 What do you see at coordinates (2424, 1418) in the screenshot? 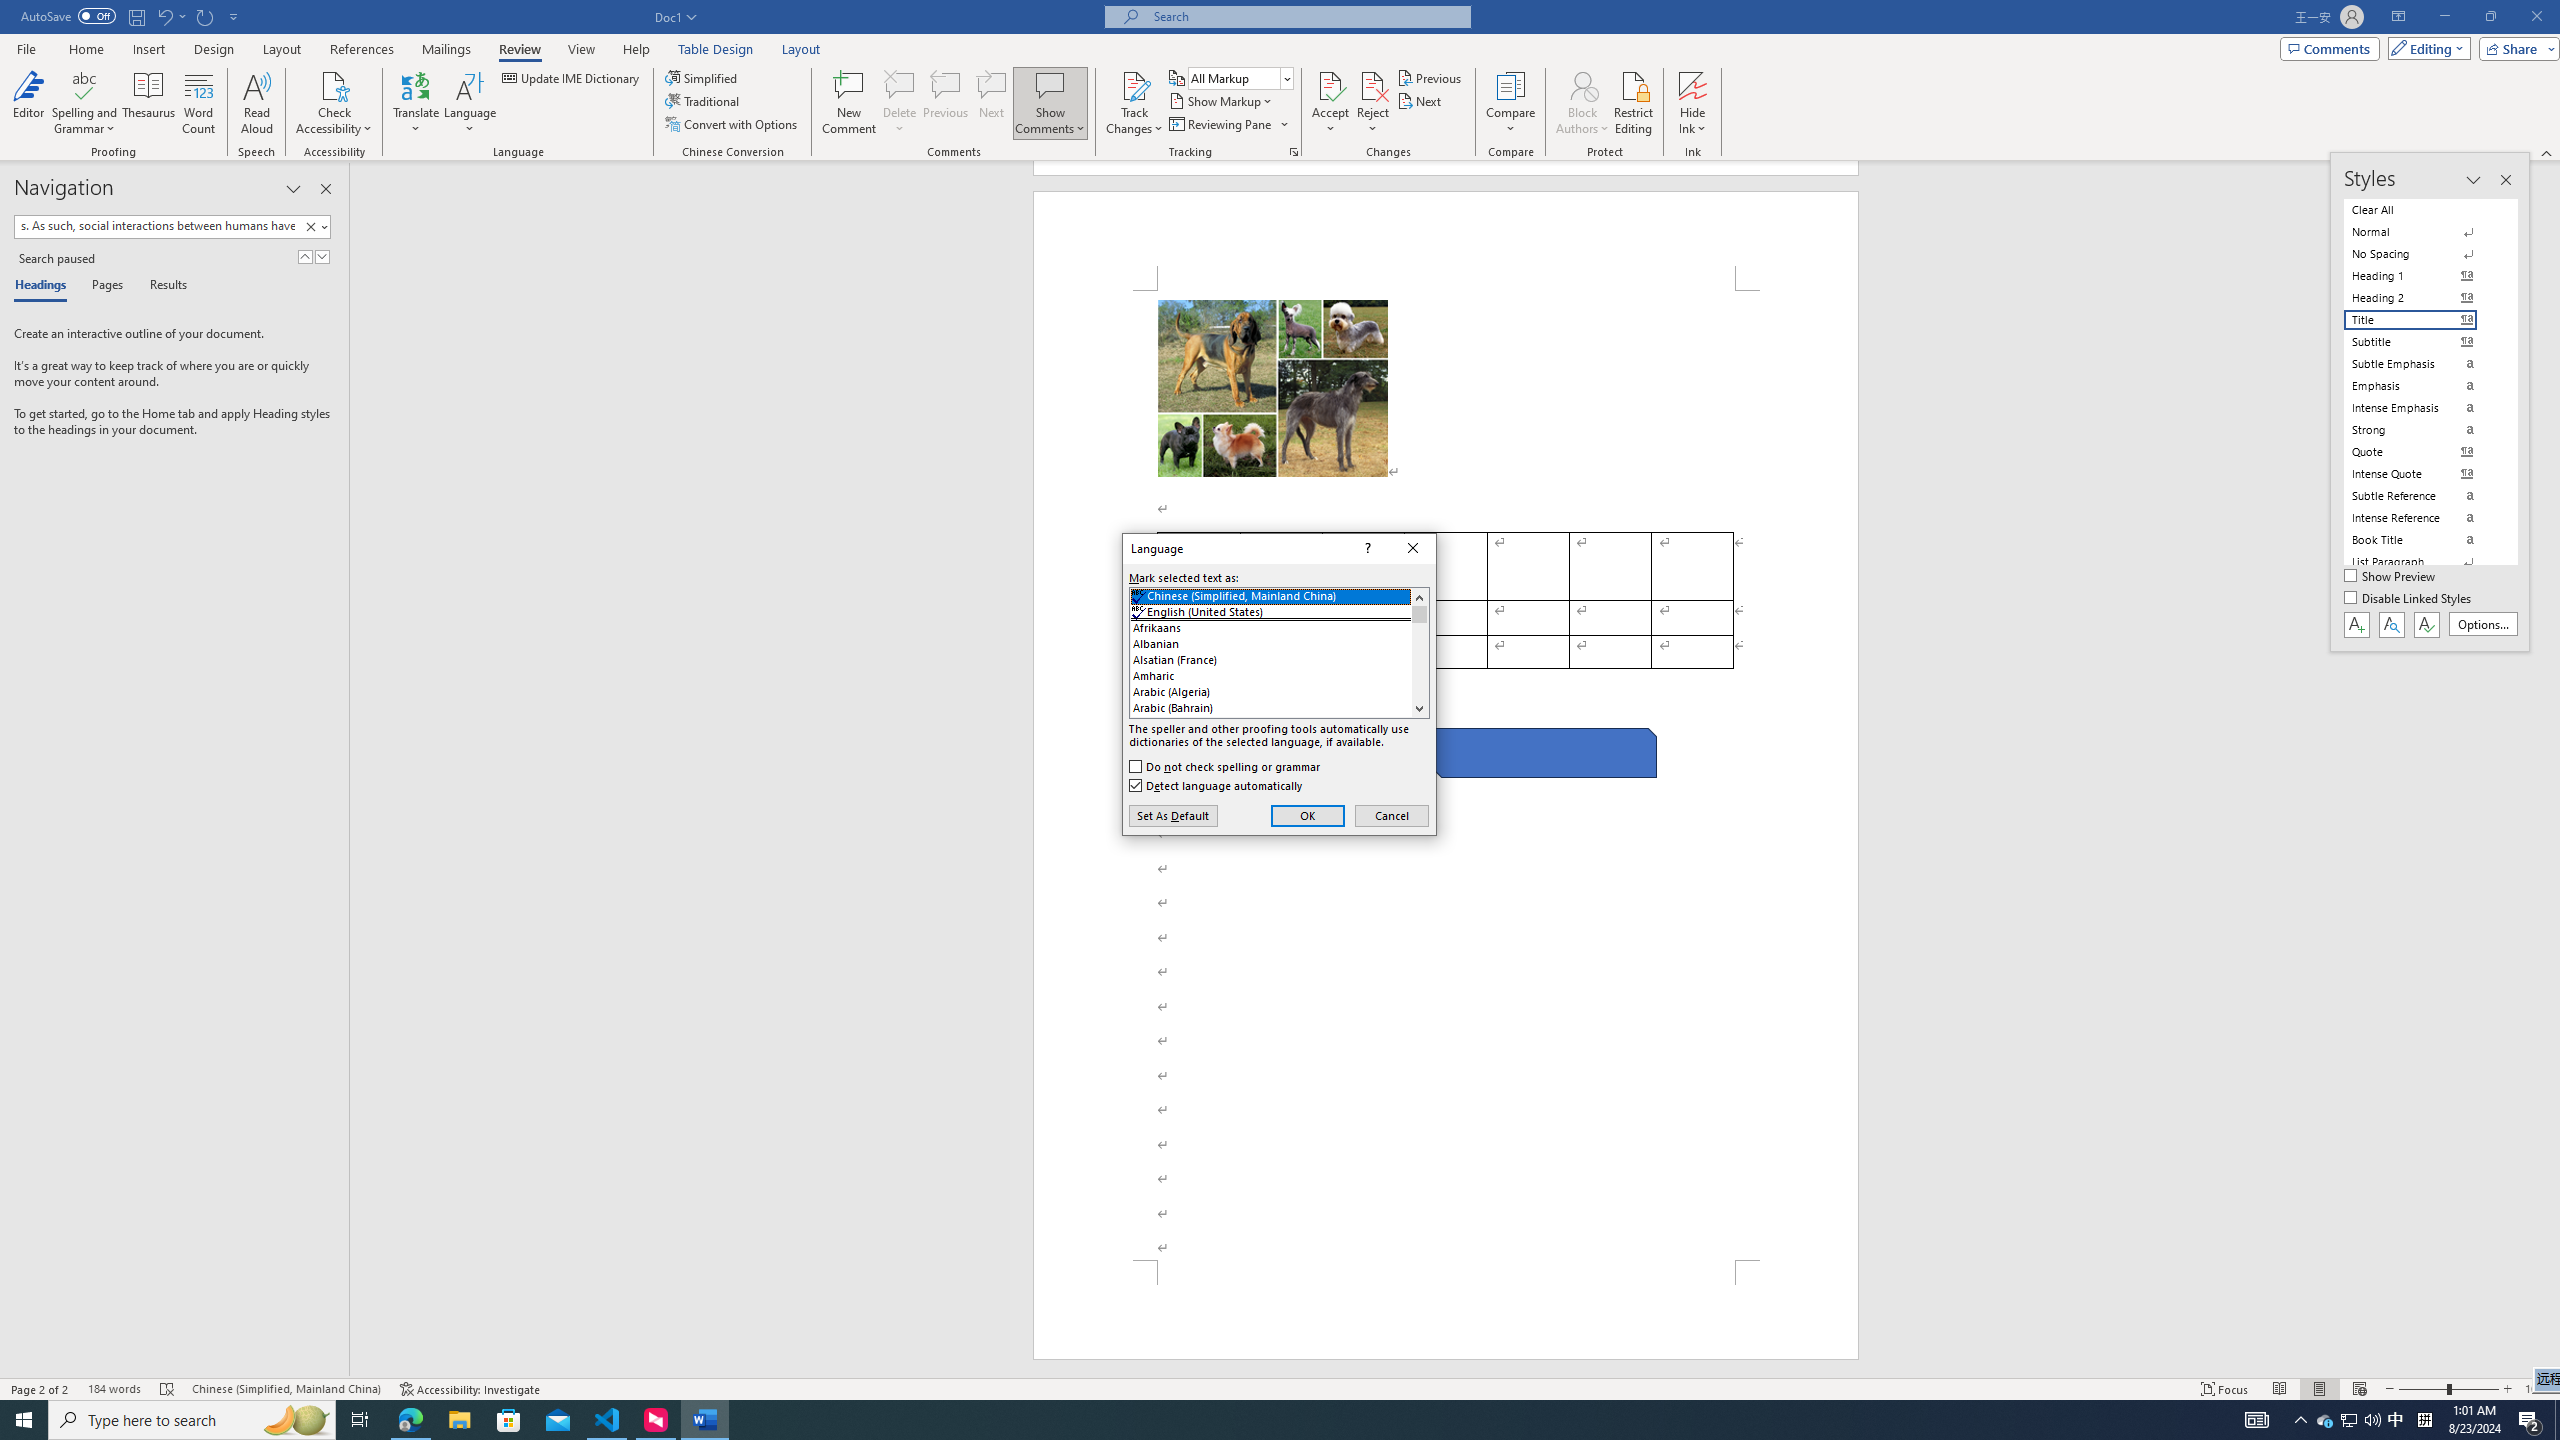
I see `'Tray Input Indicator - Chinese (Simplified, China)'` at bounding box center [2424, 1418].